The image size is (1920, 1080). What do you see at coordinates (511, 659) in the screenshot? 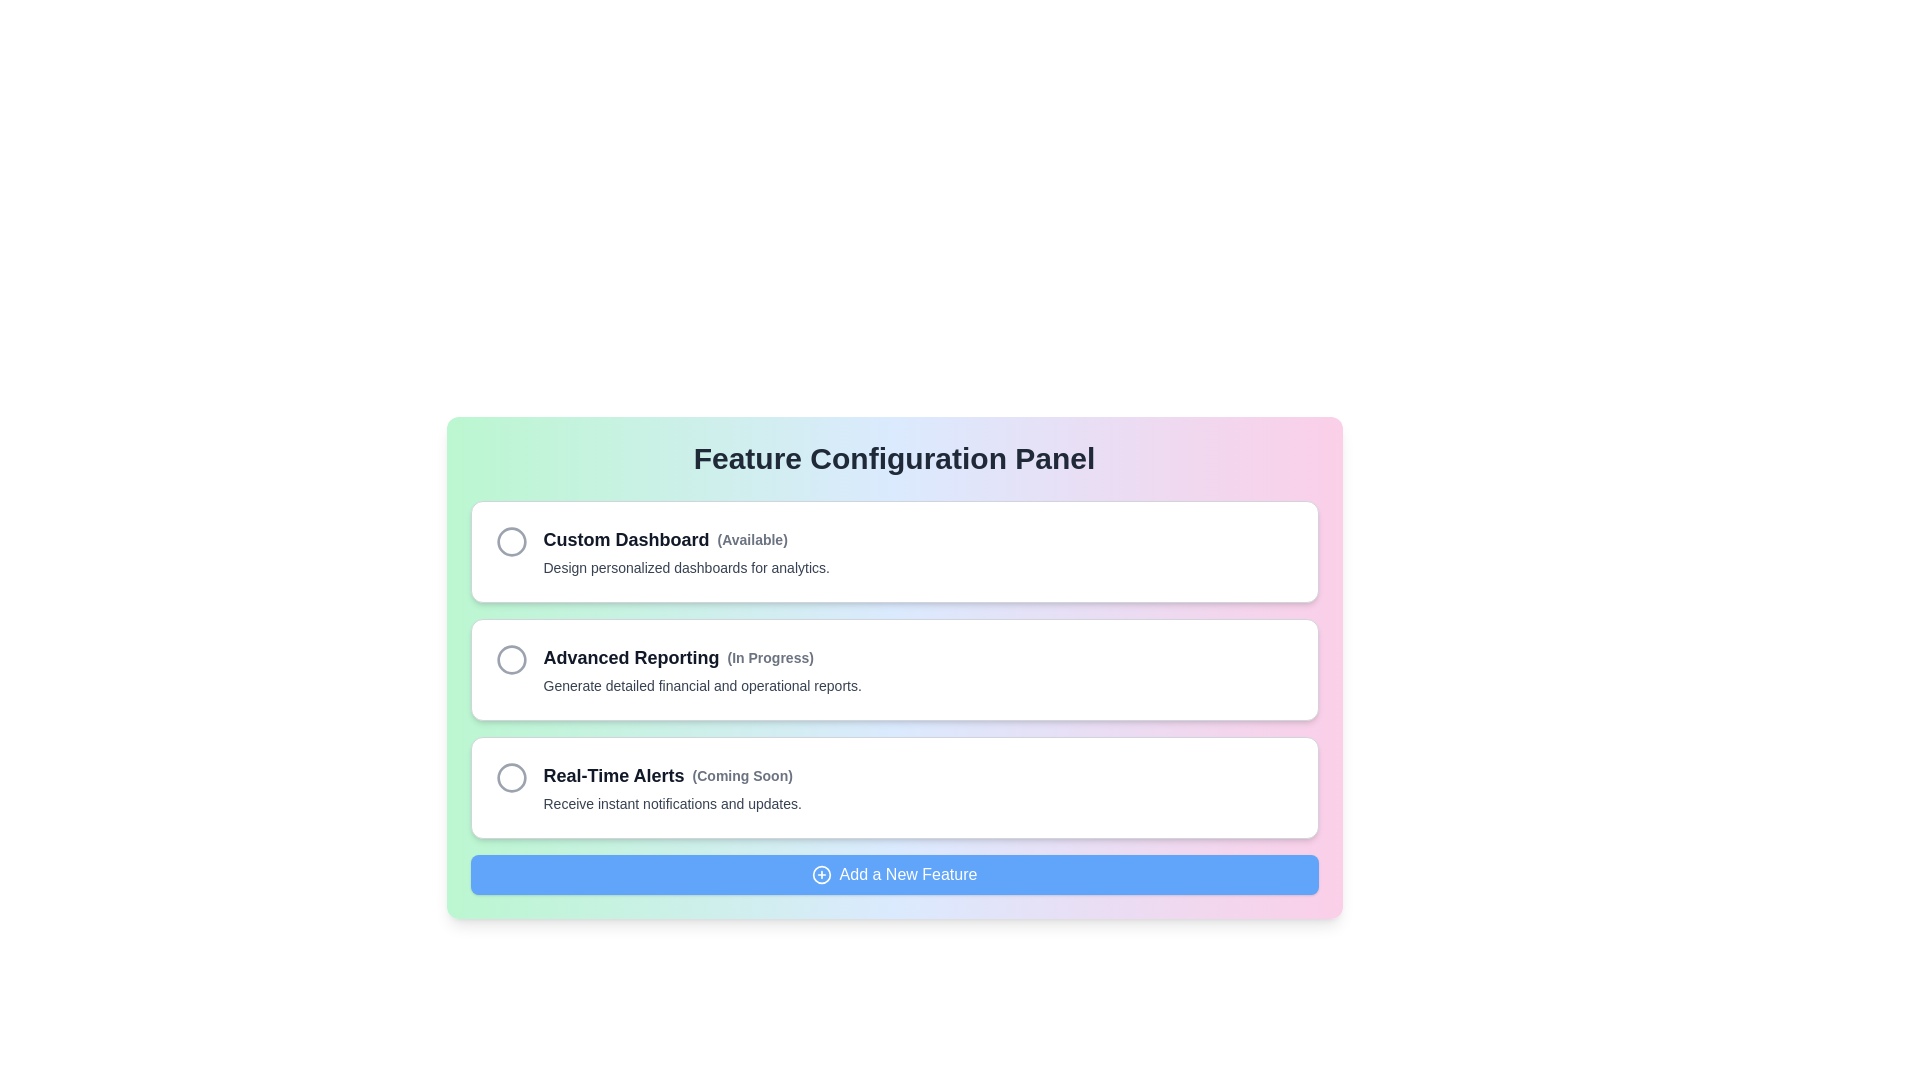
I see `the interactive circular icon with a gray outline located to the left of the 'Advanced Reporting (In Progress)' text` at bounding box center [511, 659].